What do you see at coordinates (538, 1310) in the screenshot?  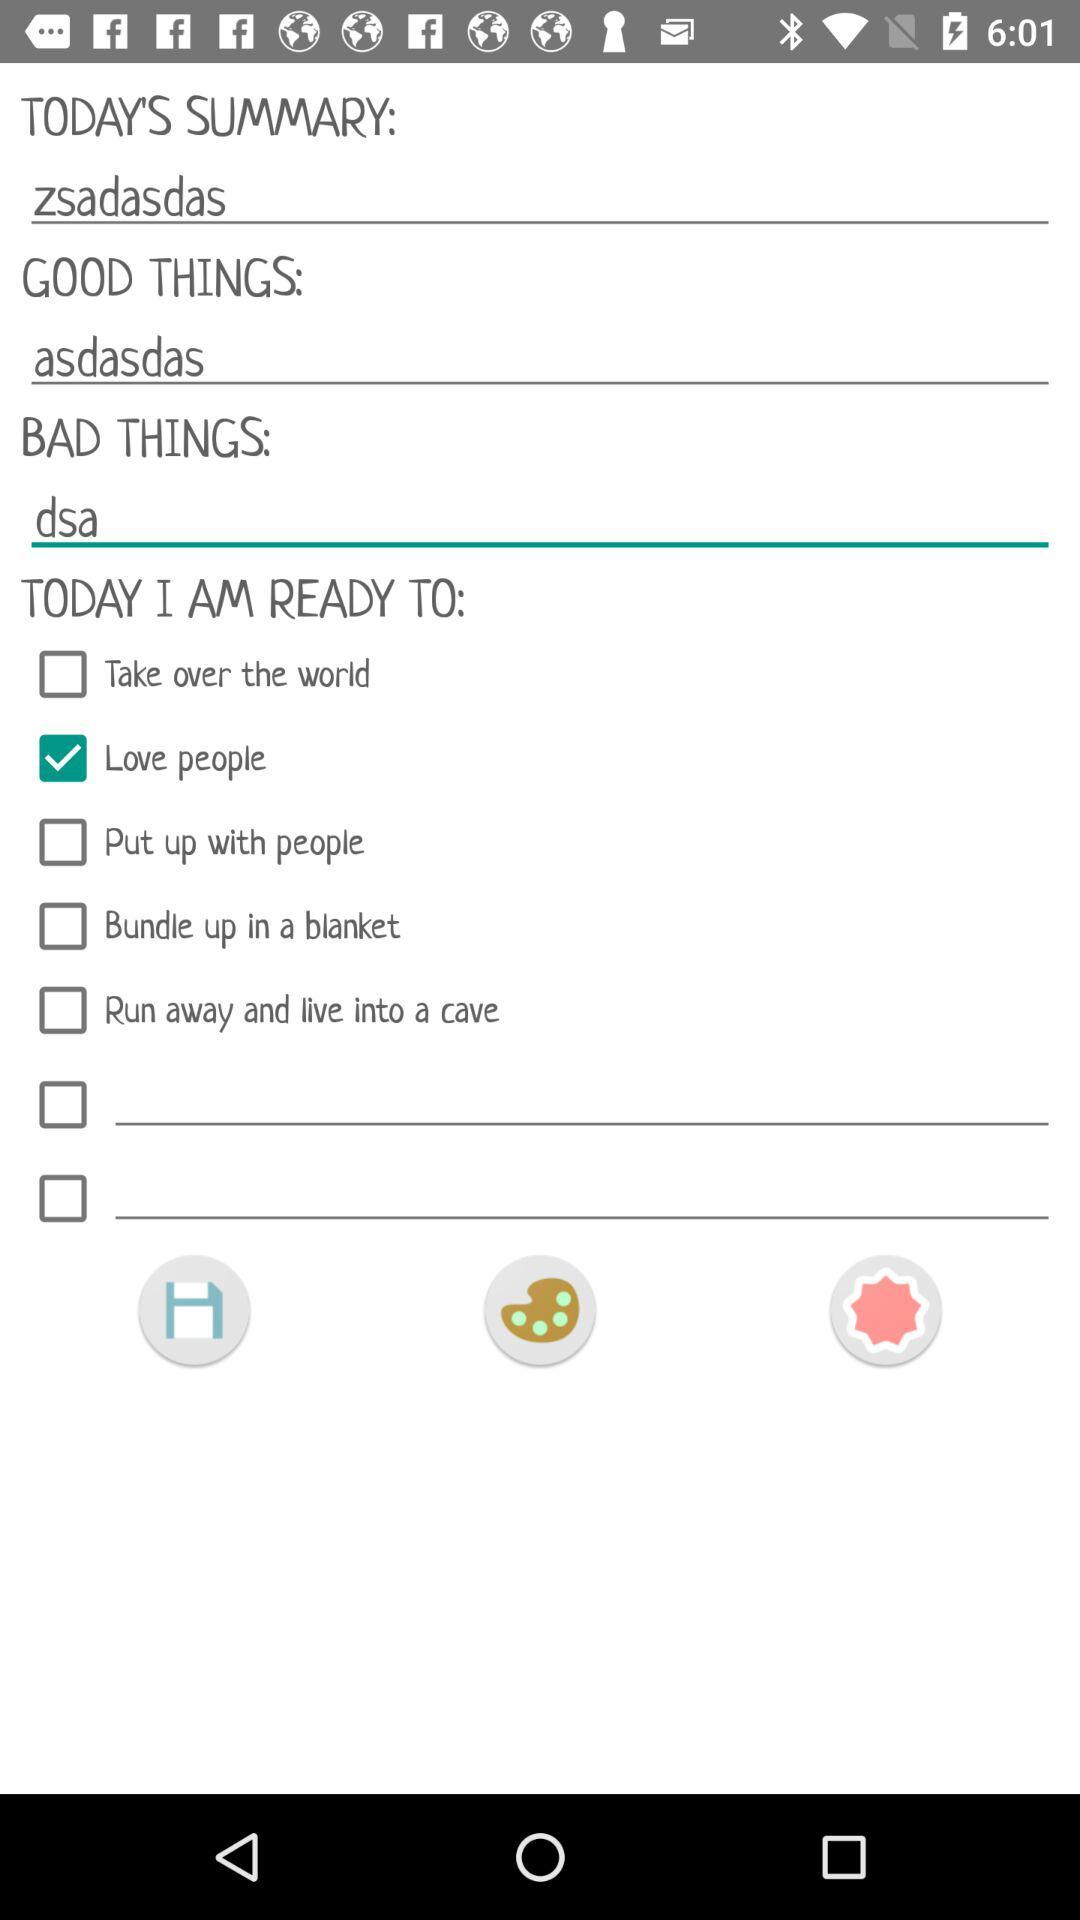 I see `the emoji icon` at bounding box center [538, 1310].